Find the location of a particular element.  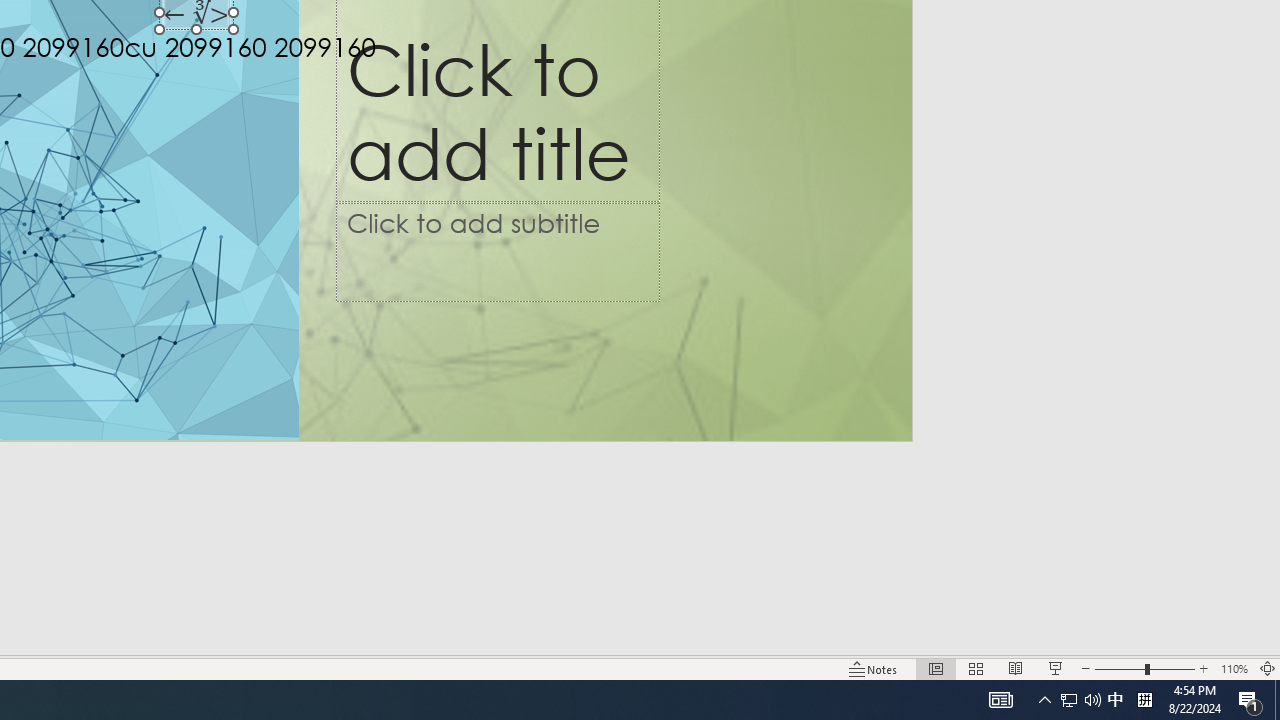

'Zoom 110%' is located at coordinates (1233, 669).